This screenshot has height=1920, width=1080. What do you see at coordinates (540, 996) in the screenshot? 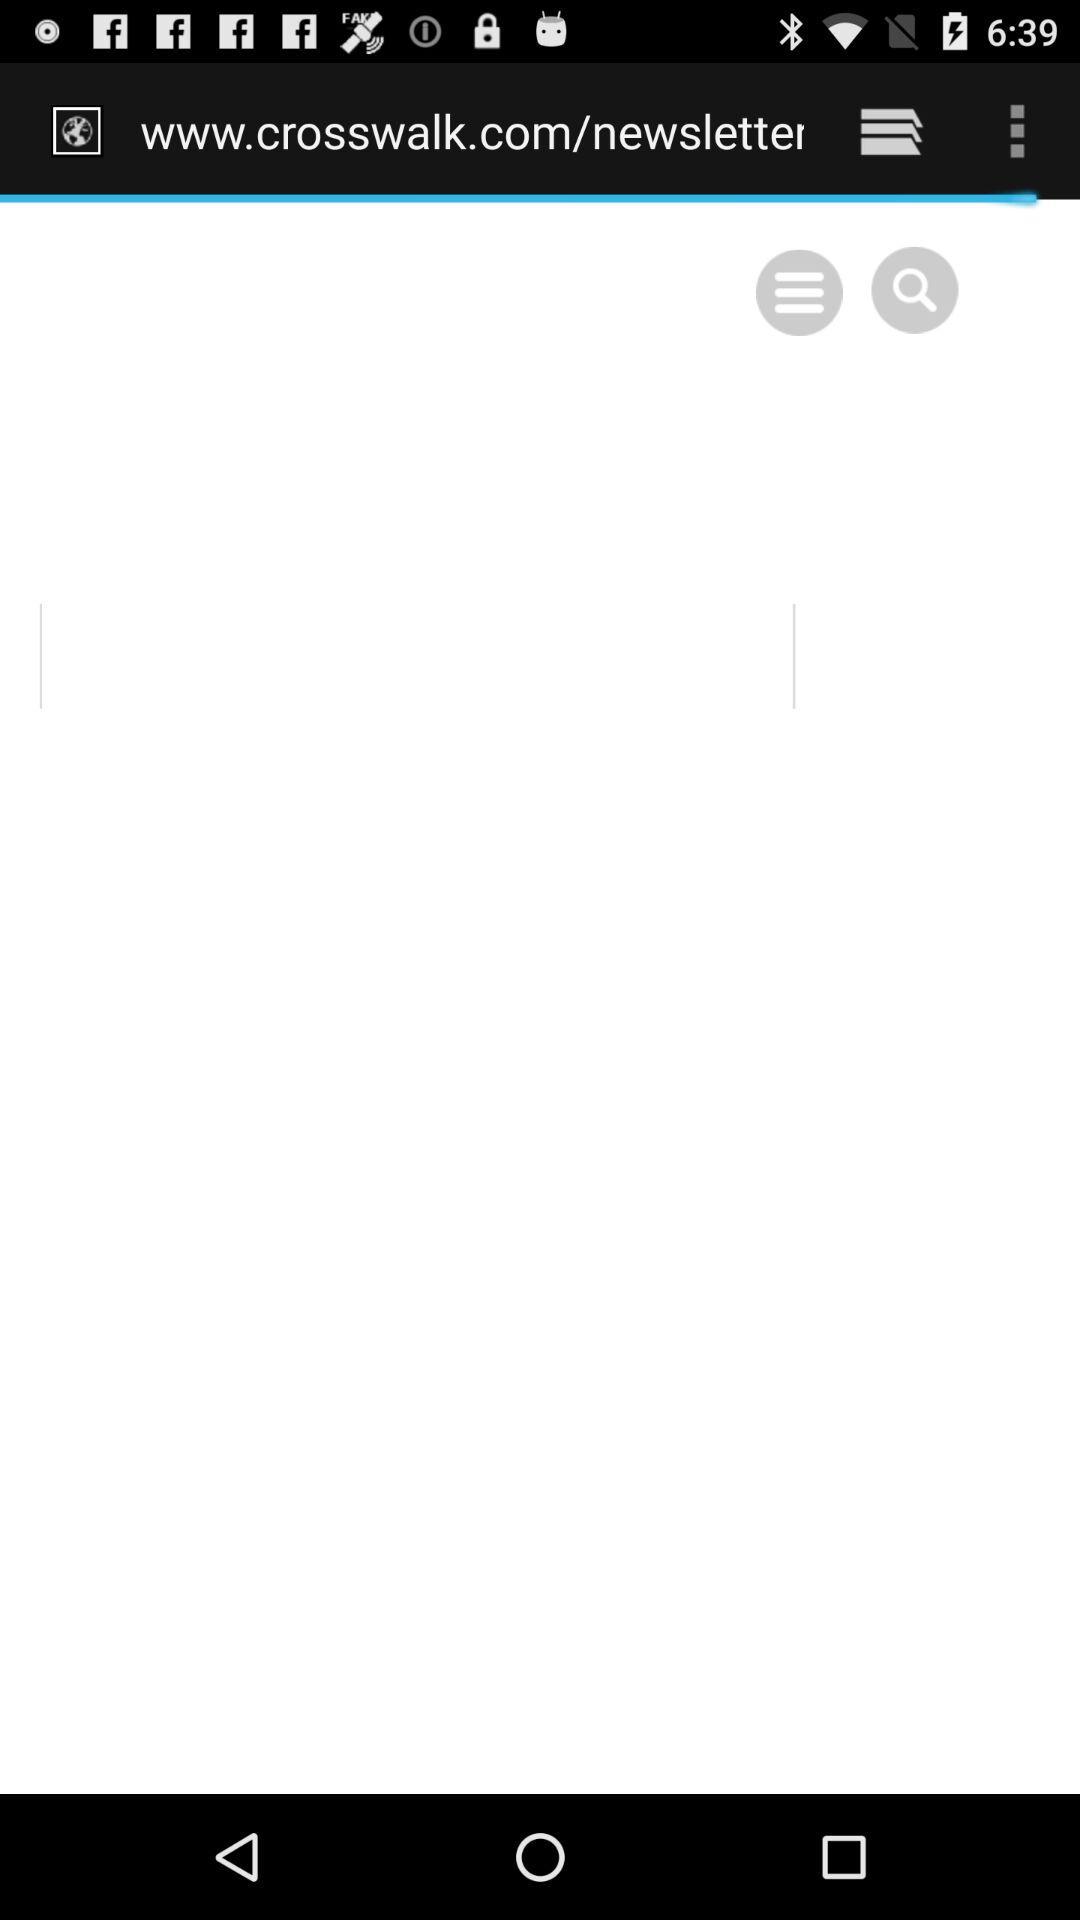
I see `the item at the center` at bounding box center [540, 996].